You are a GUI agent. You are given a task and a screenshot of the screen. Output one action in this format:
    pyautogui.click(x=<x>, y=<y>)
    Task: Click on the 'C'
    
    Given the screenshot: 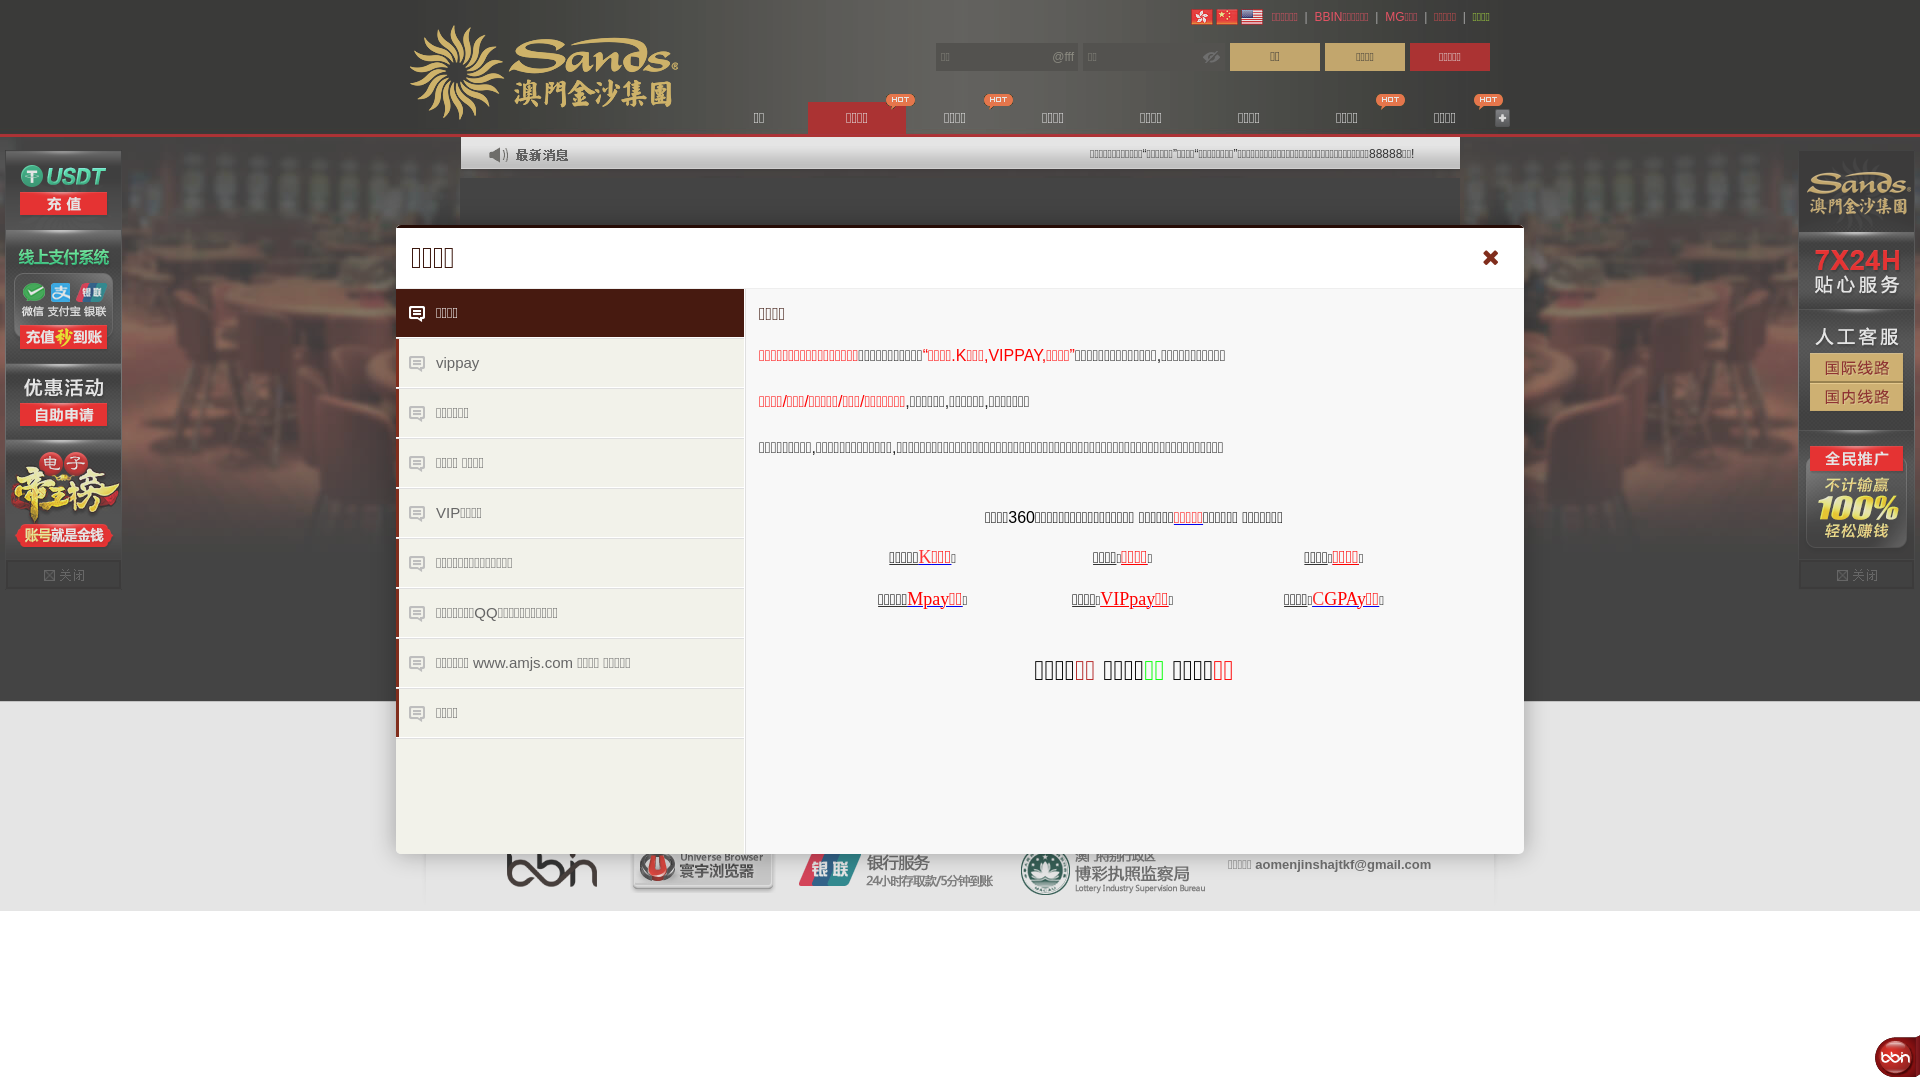 What is the action you would take?
    pyautogui.click(x=1318, y=596)
    